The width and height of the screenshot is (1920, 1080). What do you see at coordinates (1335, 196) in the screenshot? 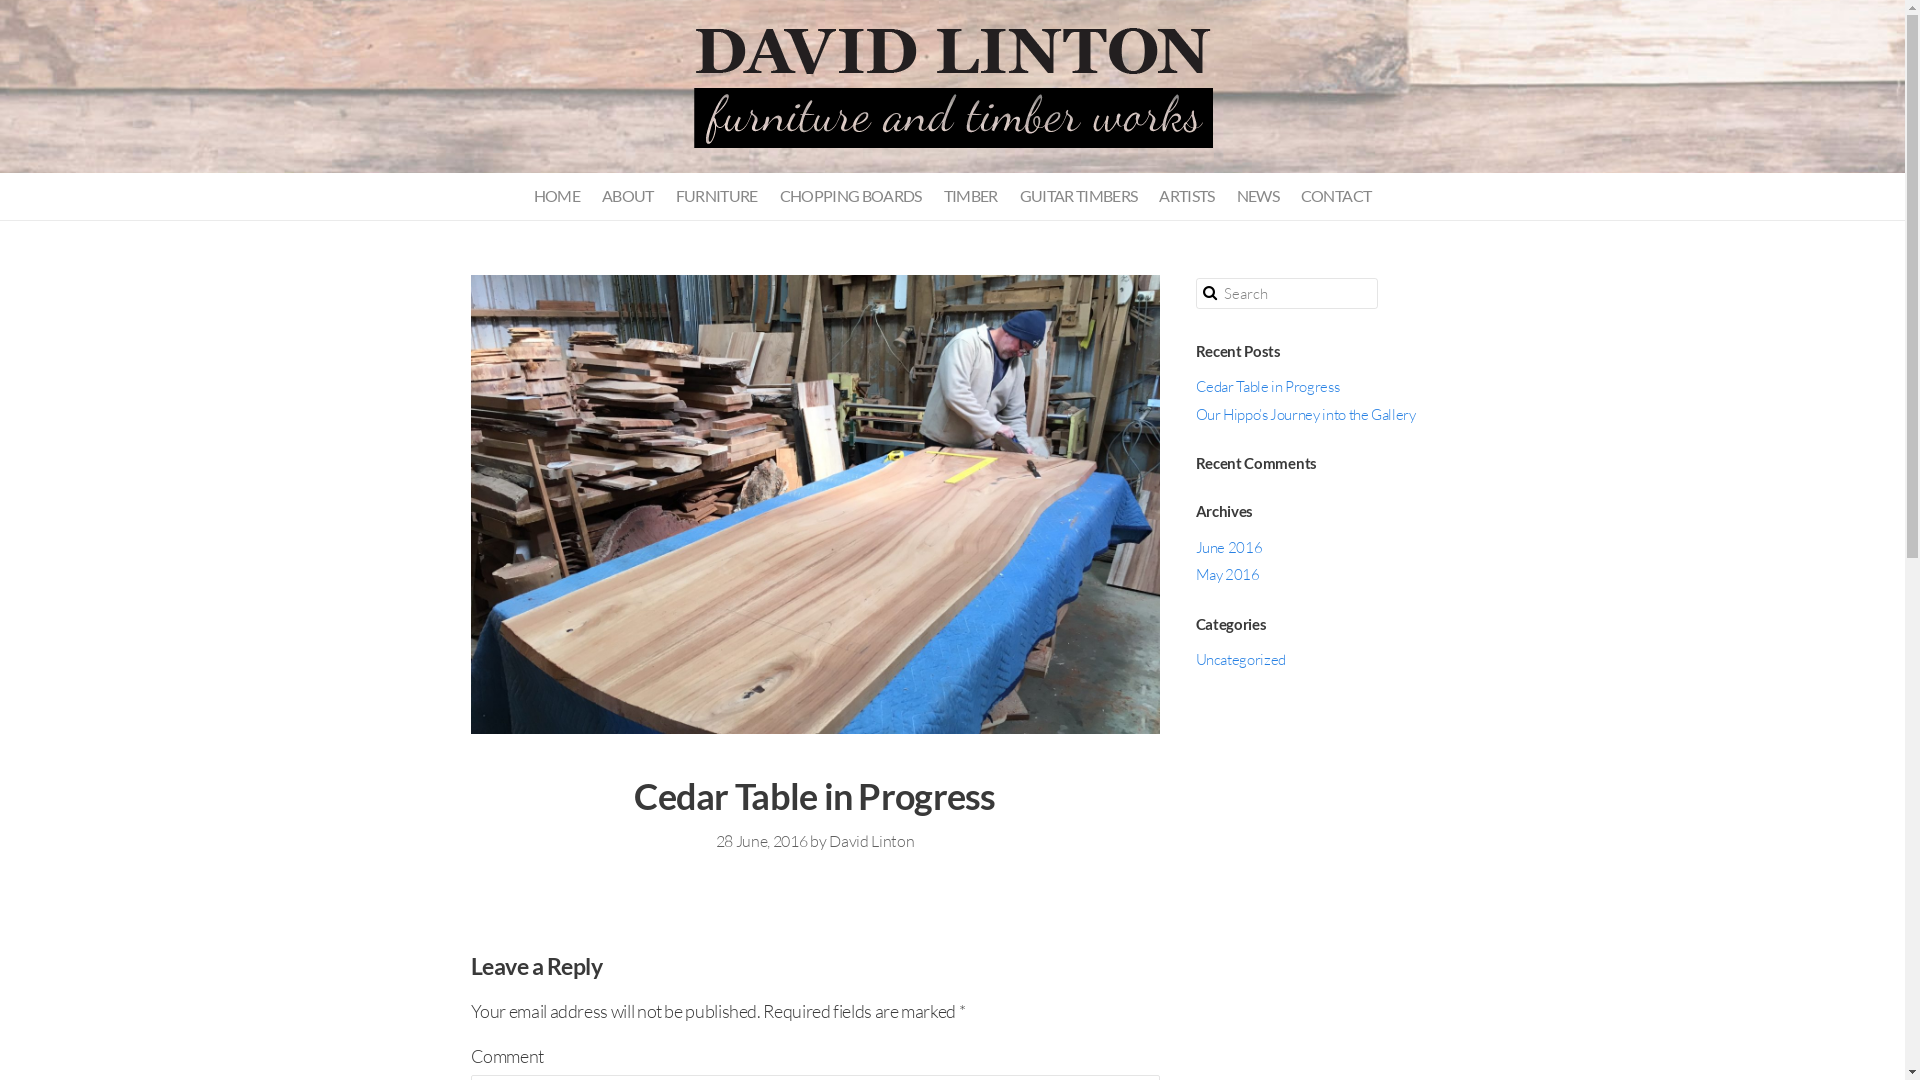
I see `'CONTACT'` at bounding box center [1335, 196].